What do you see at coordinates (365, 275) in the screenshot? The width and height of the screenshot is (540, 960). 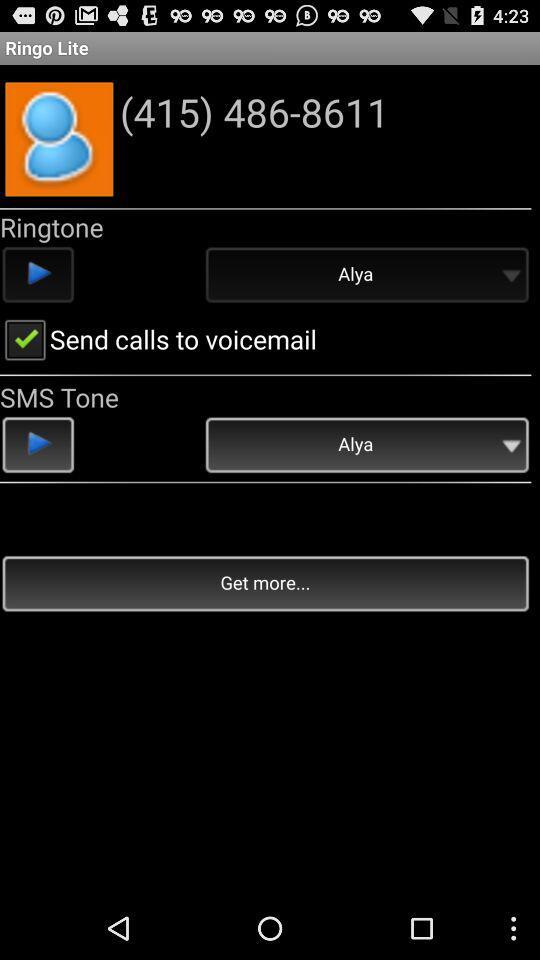 I see `the alya from dropdown` at bounding box center [365, 275].